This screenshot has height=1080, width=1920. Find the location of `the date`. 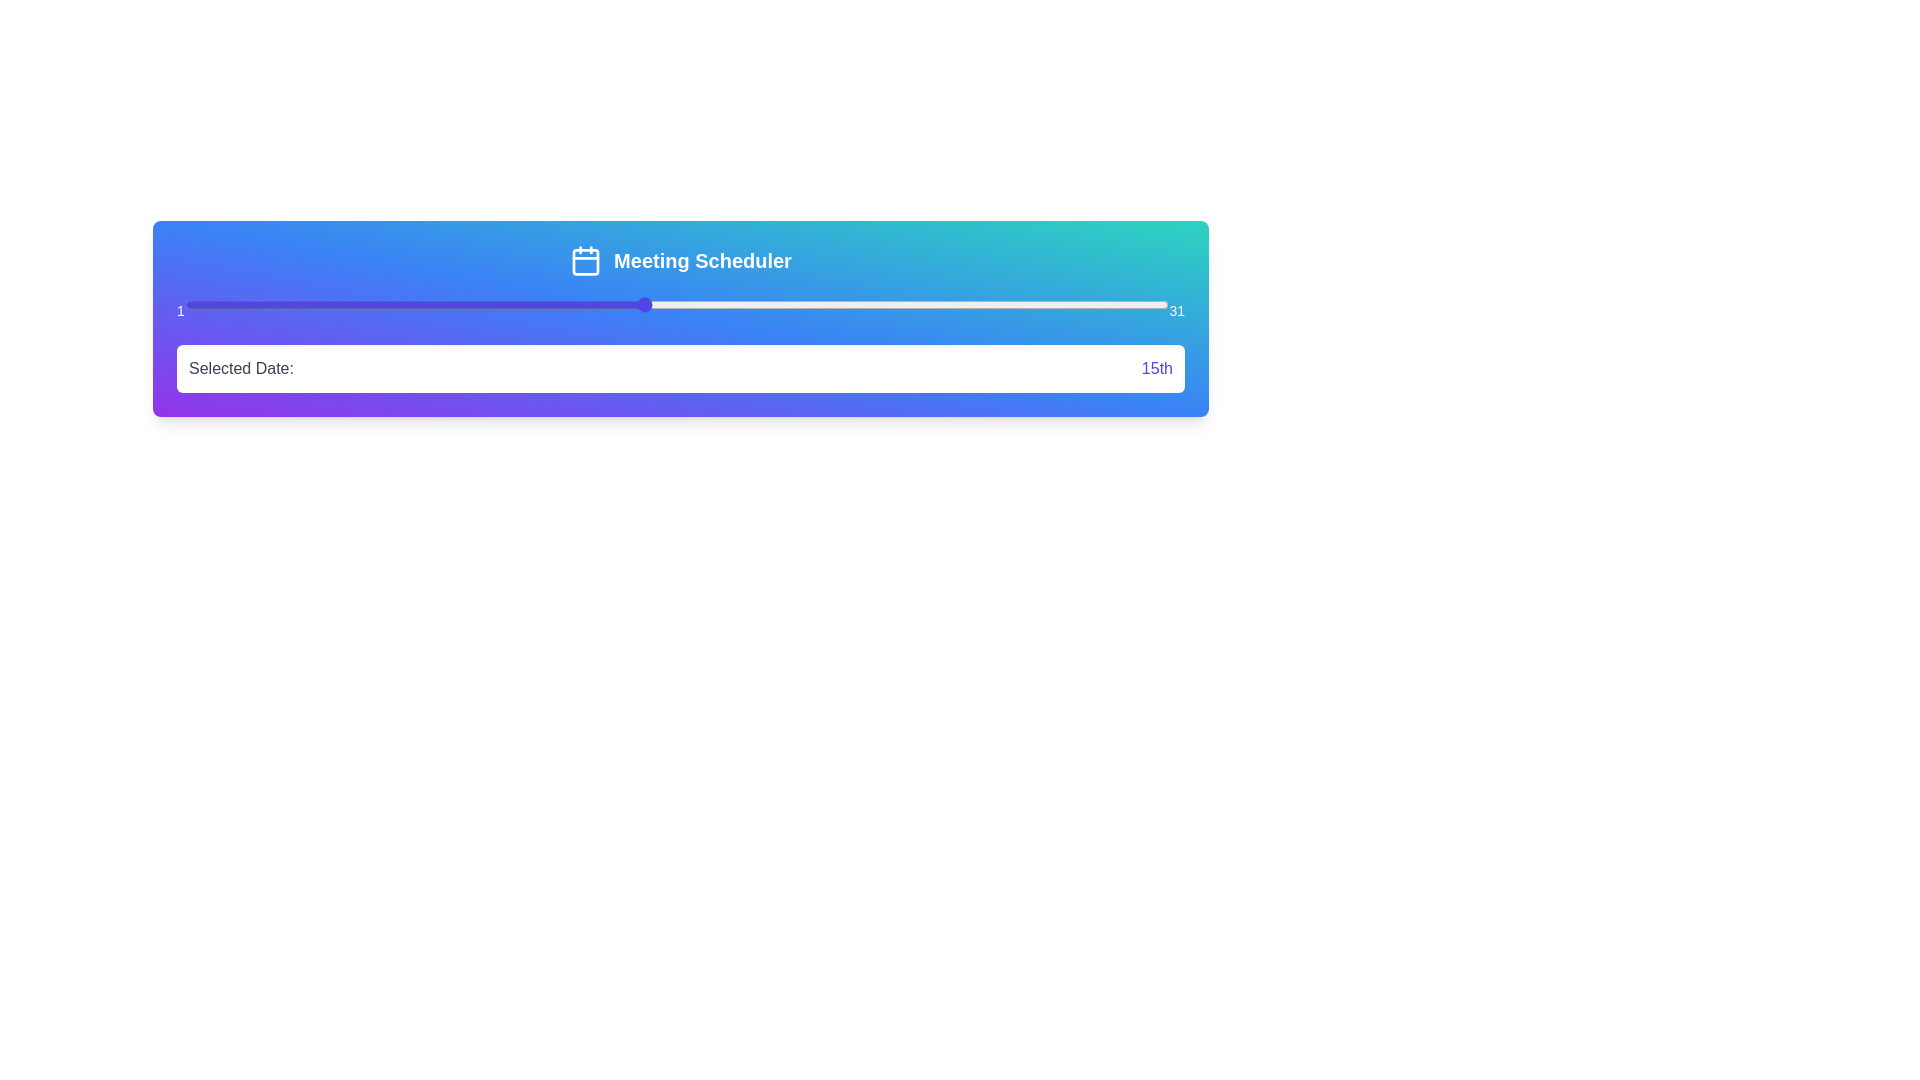

the date is located at coordinates (348, 304).